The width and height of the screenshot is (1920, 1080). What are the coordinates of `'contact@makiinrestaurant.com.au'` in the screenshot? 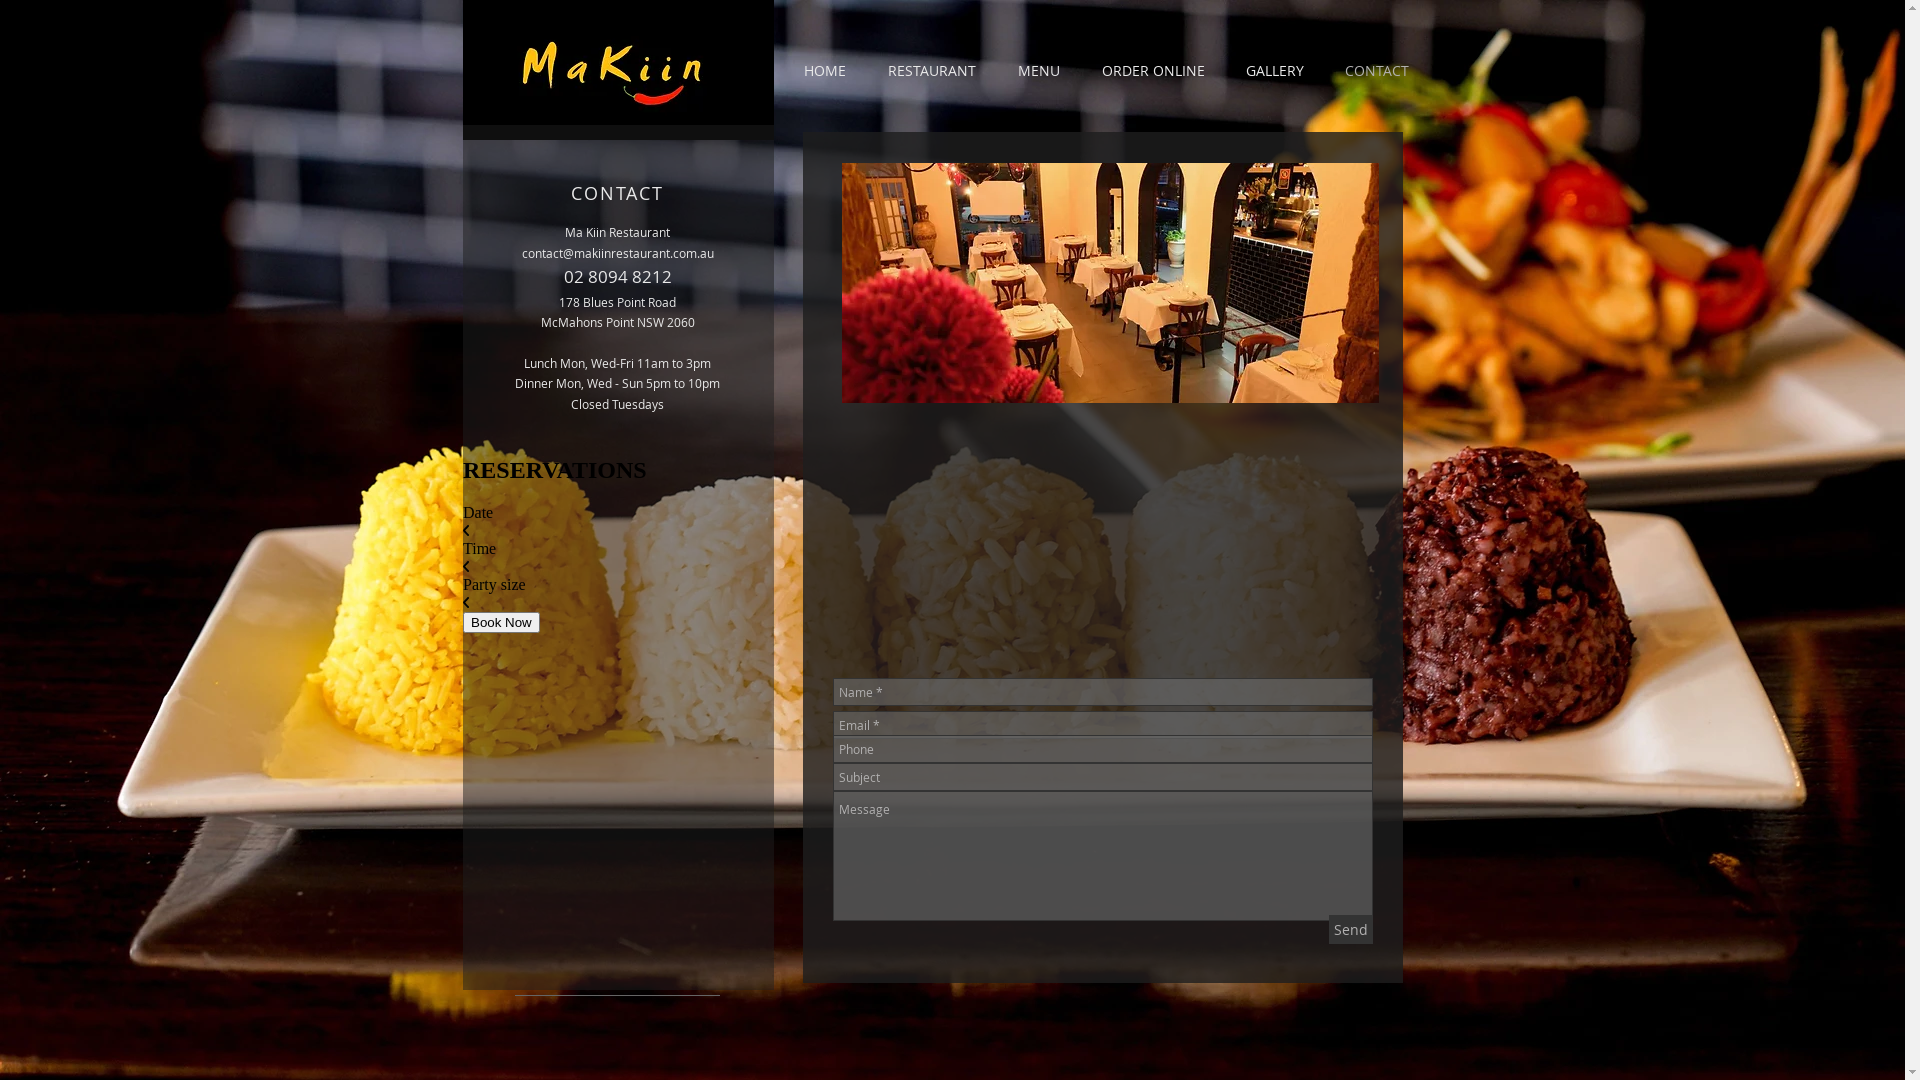 It's located at (617, 252).